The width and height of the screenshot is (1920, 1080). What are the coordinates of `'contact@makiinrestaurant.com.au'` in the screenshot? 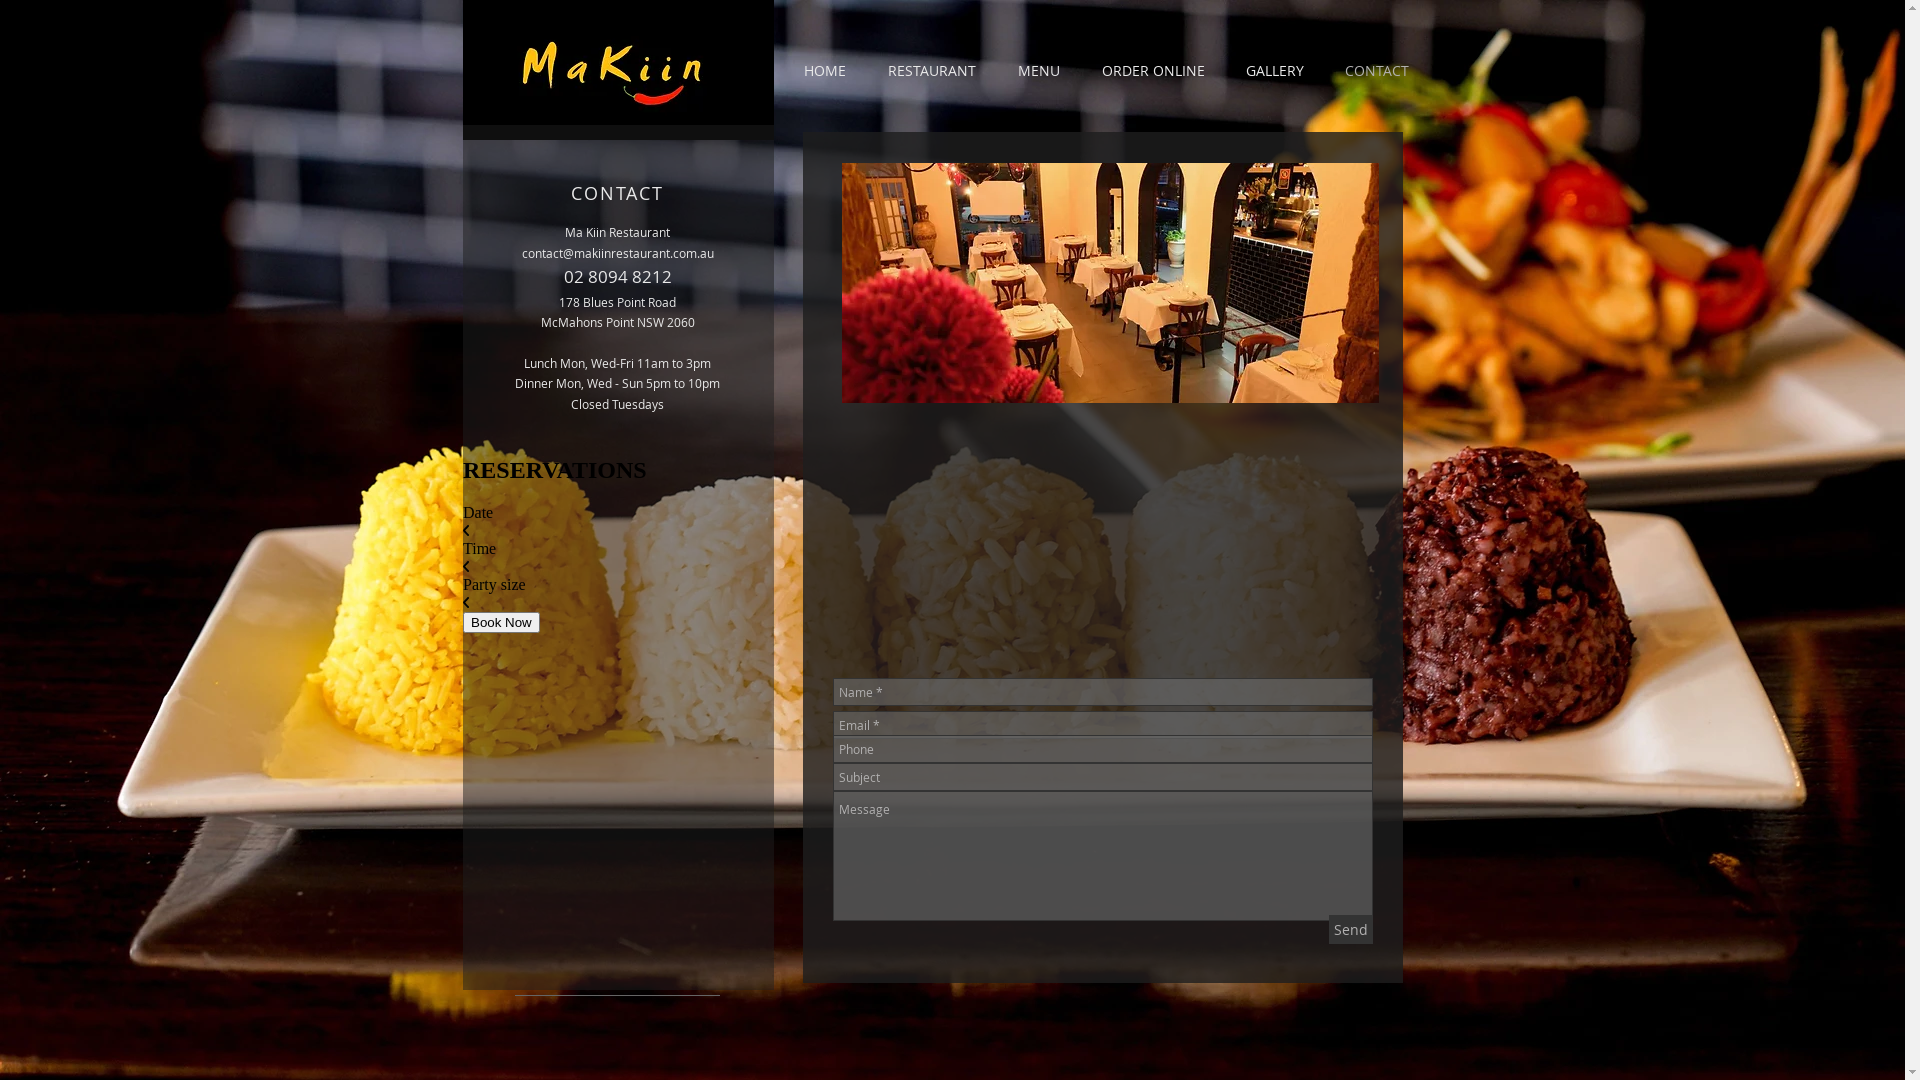 It's located at (617, 252).